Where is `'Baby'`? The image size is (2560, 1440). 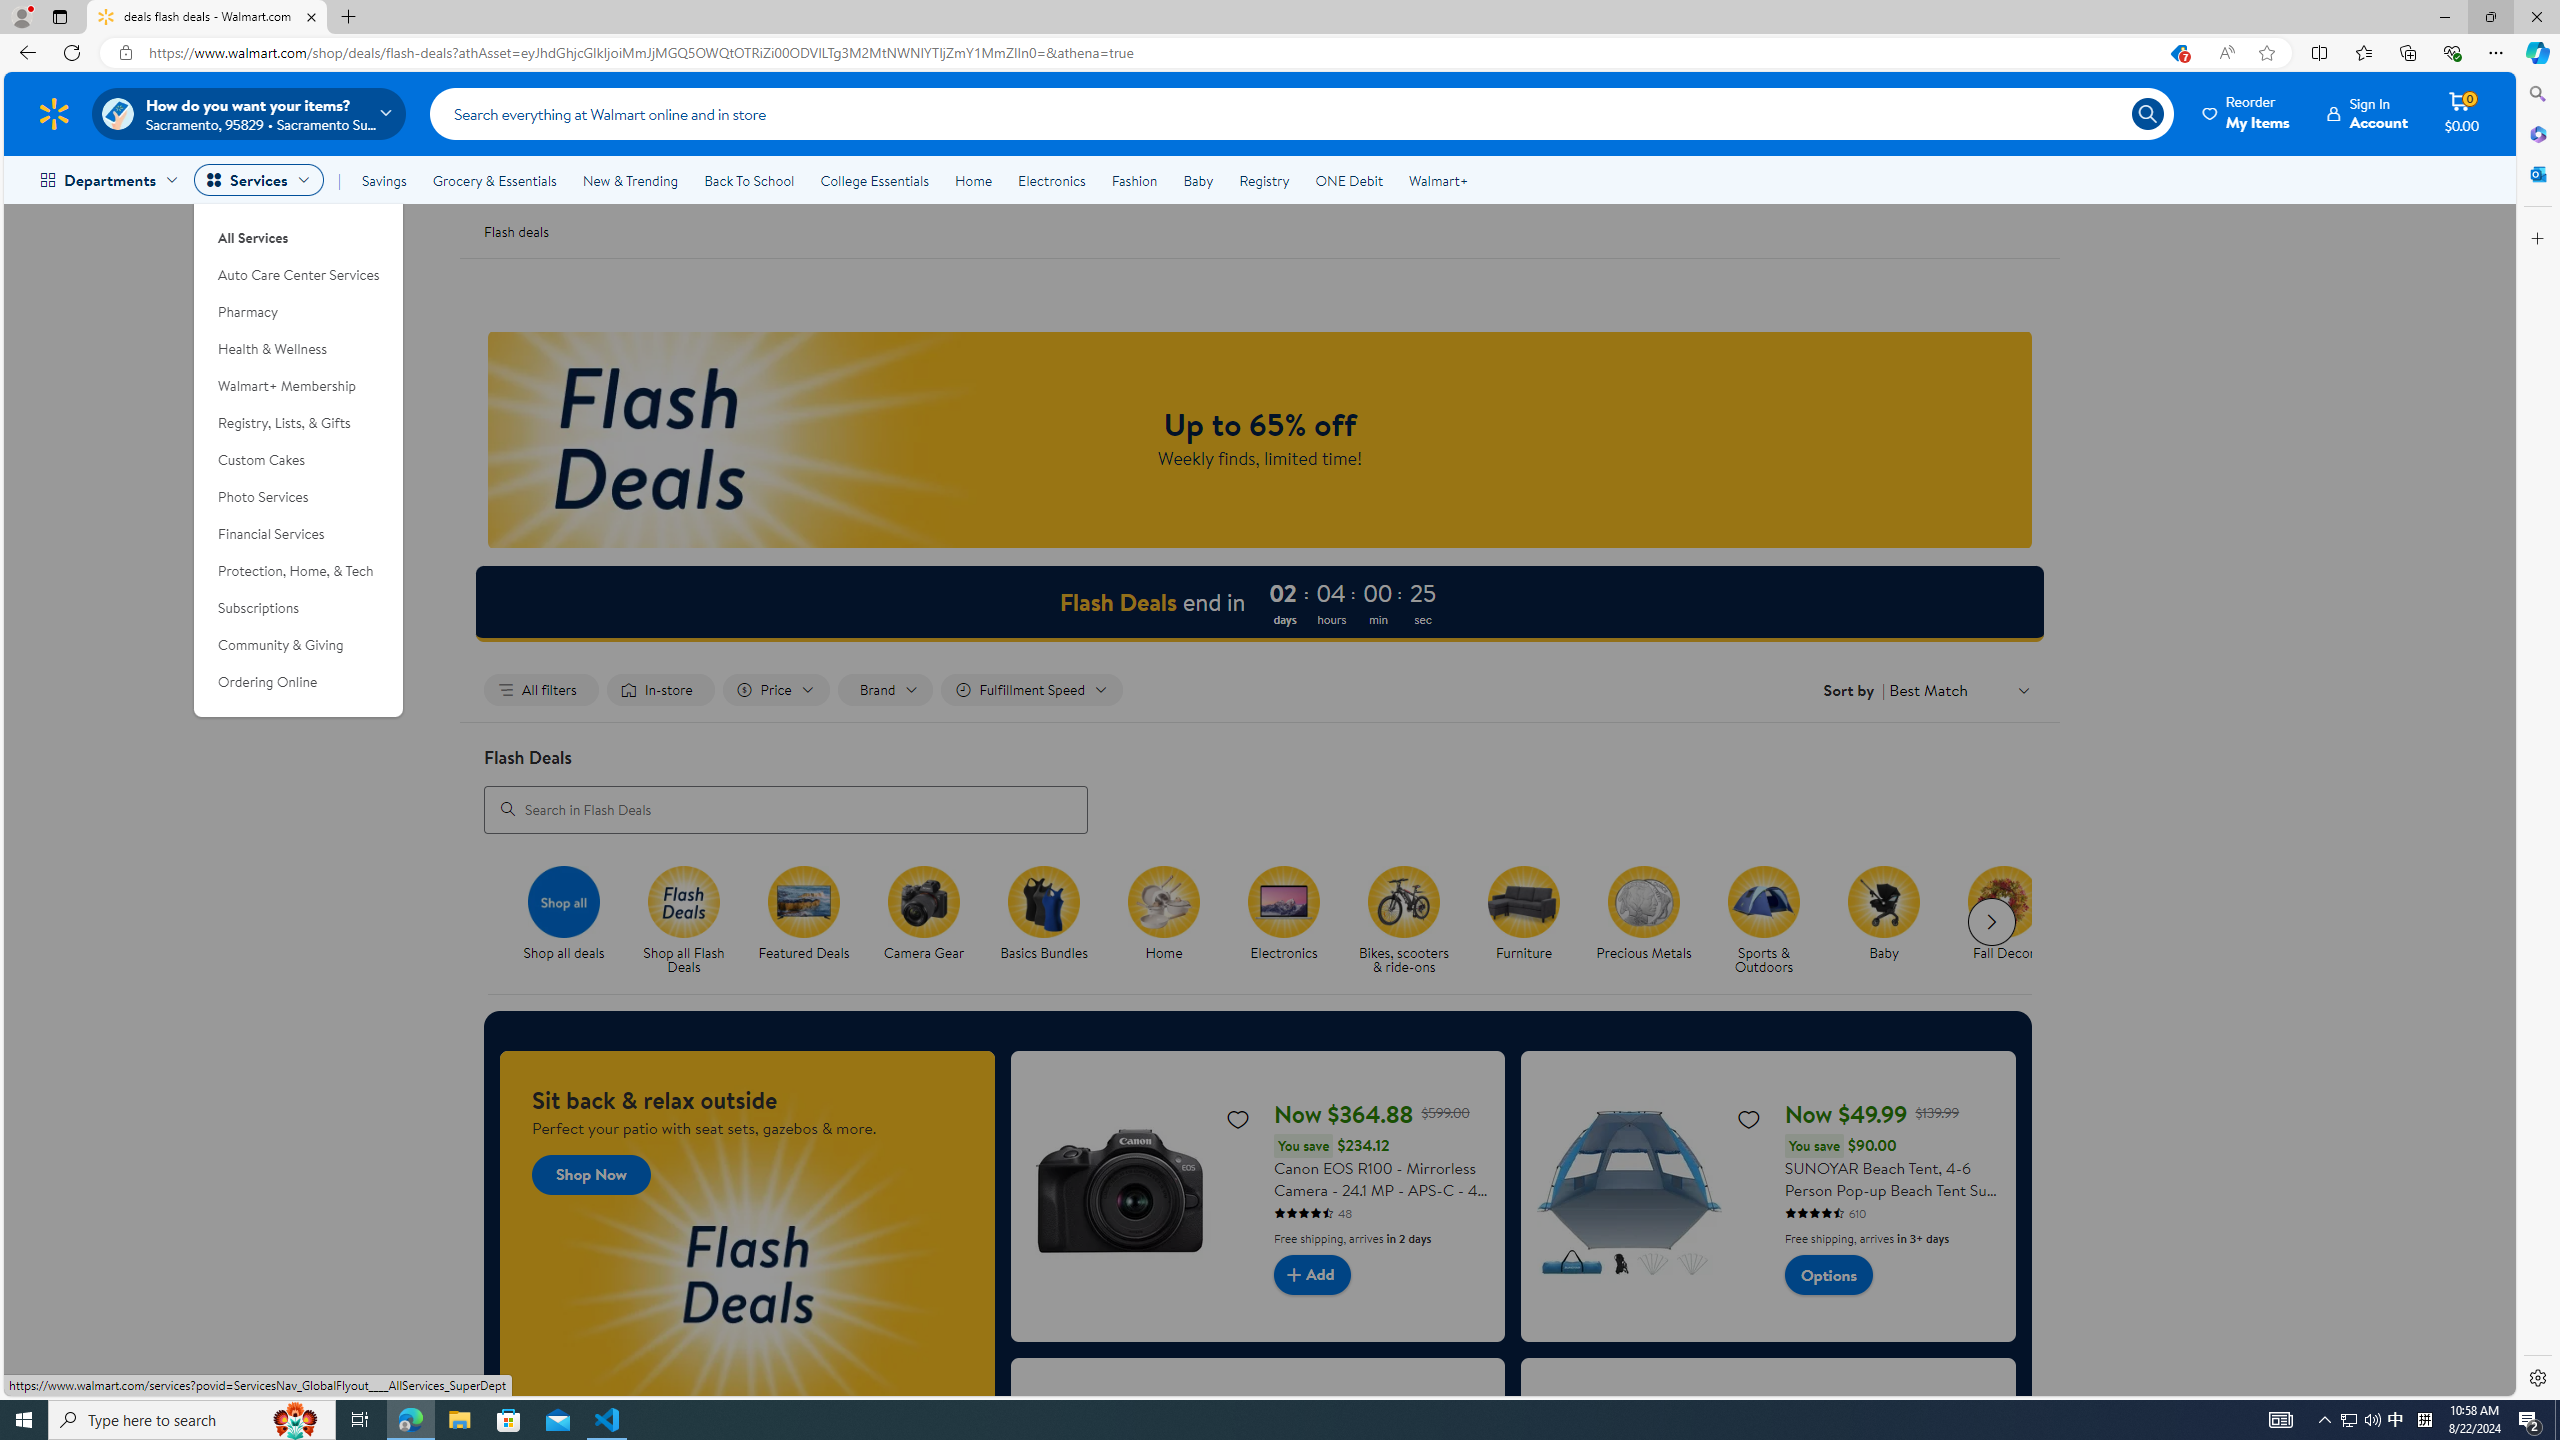 'Baby' is located at coordinates (1883, 900).